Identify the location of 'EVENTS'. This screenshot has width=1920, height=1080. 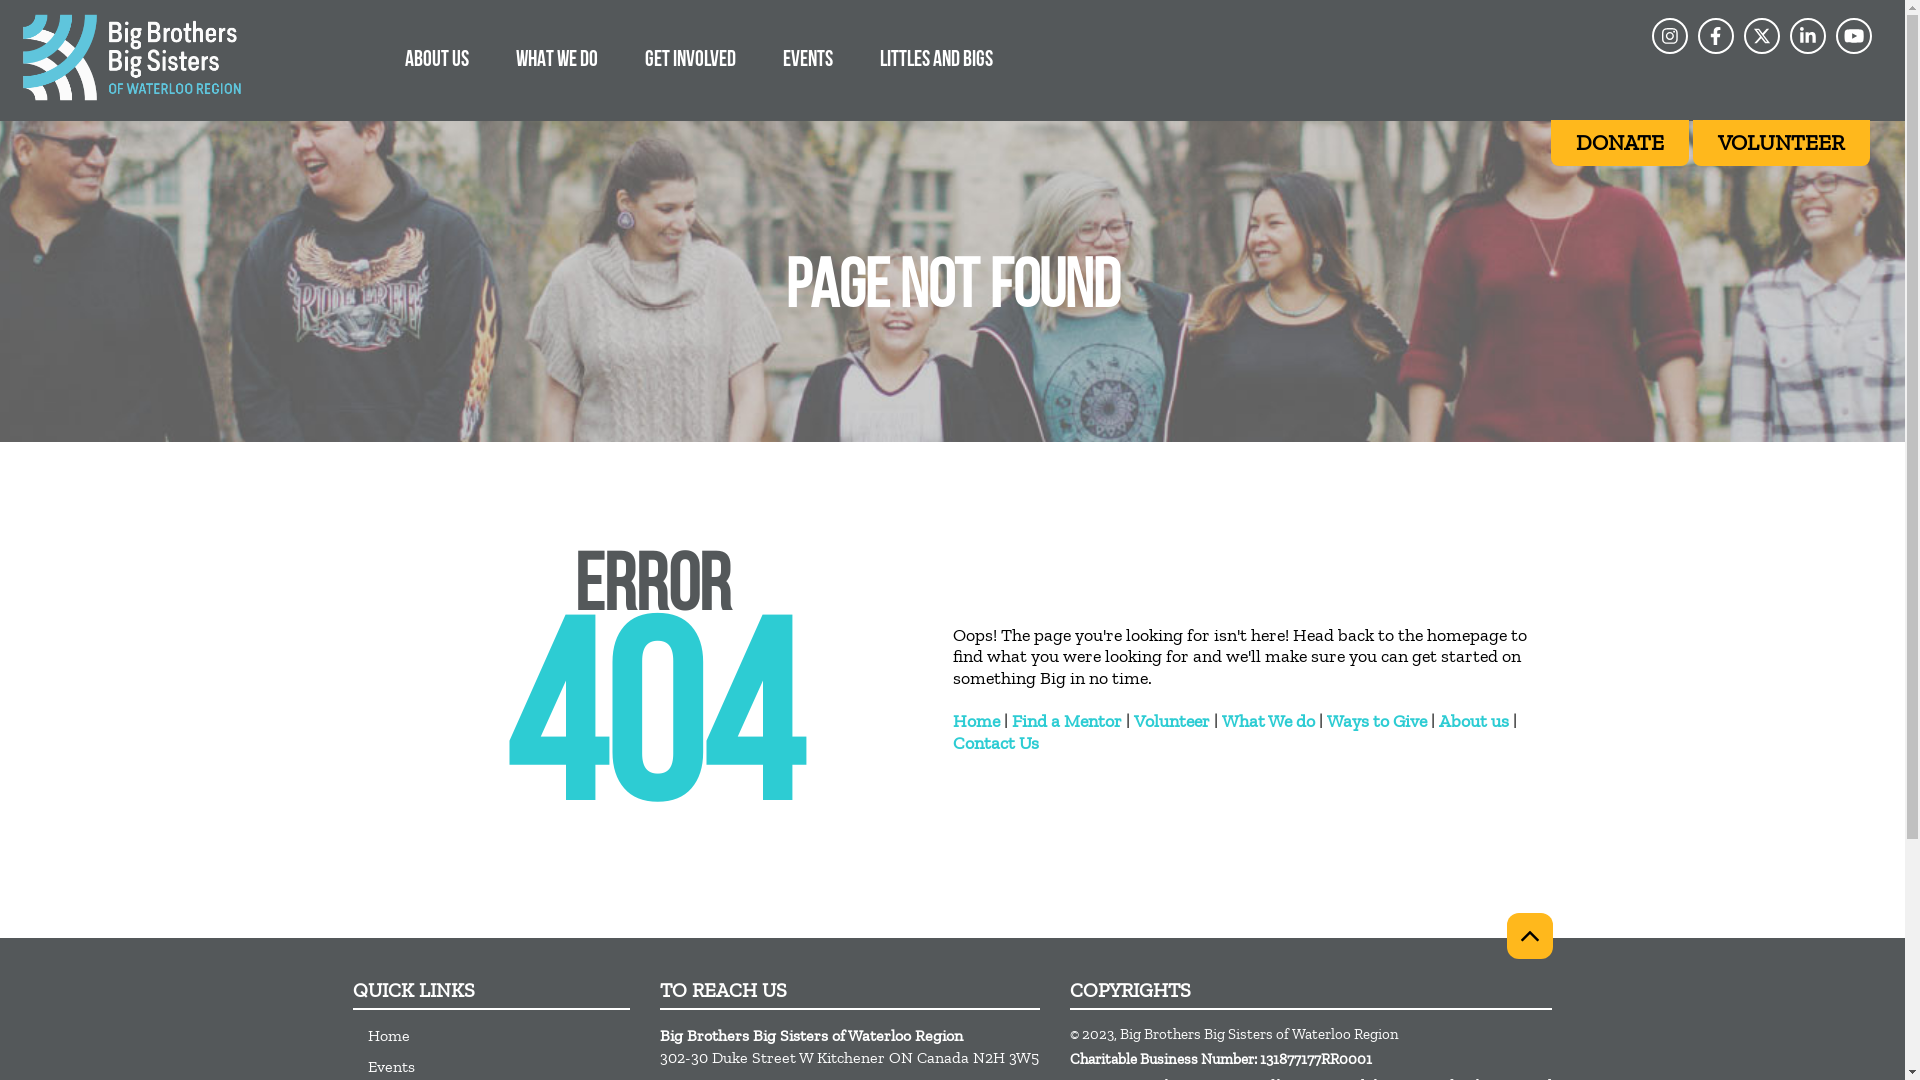
(807, 57).